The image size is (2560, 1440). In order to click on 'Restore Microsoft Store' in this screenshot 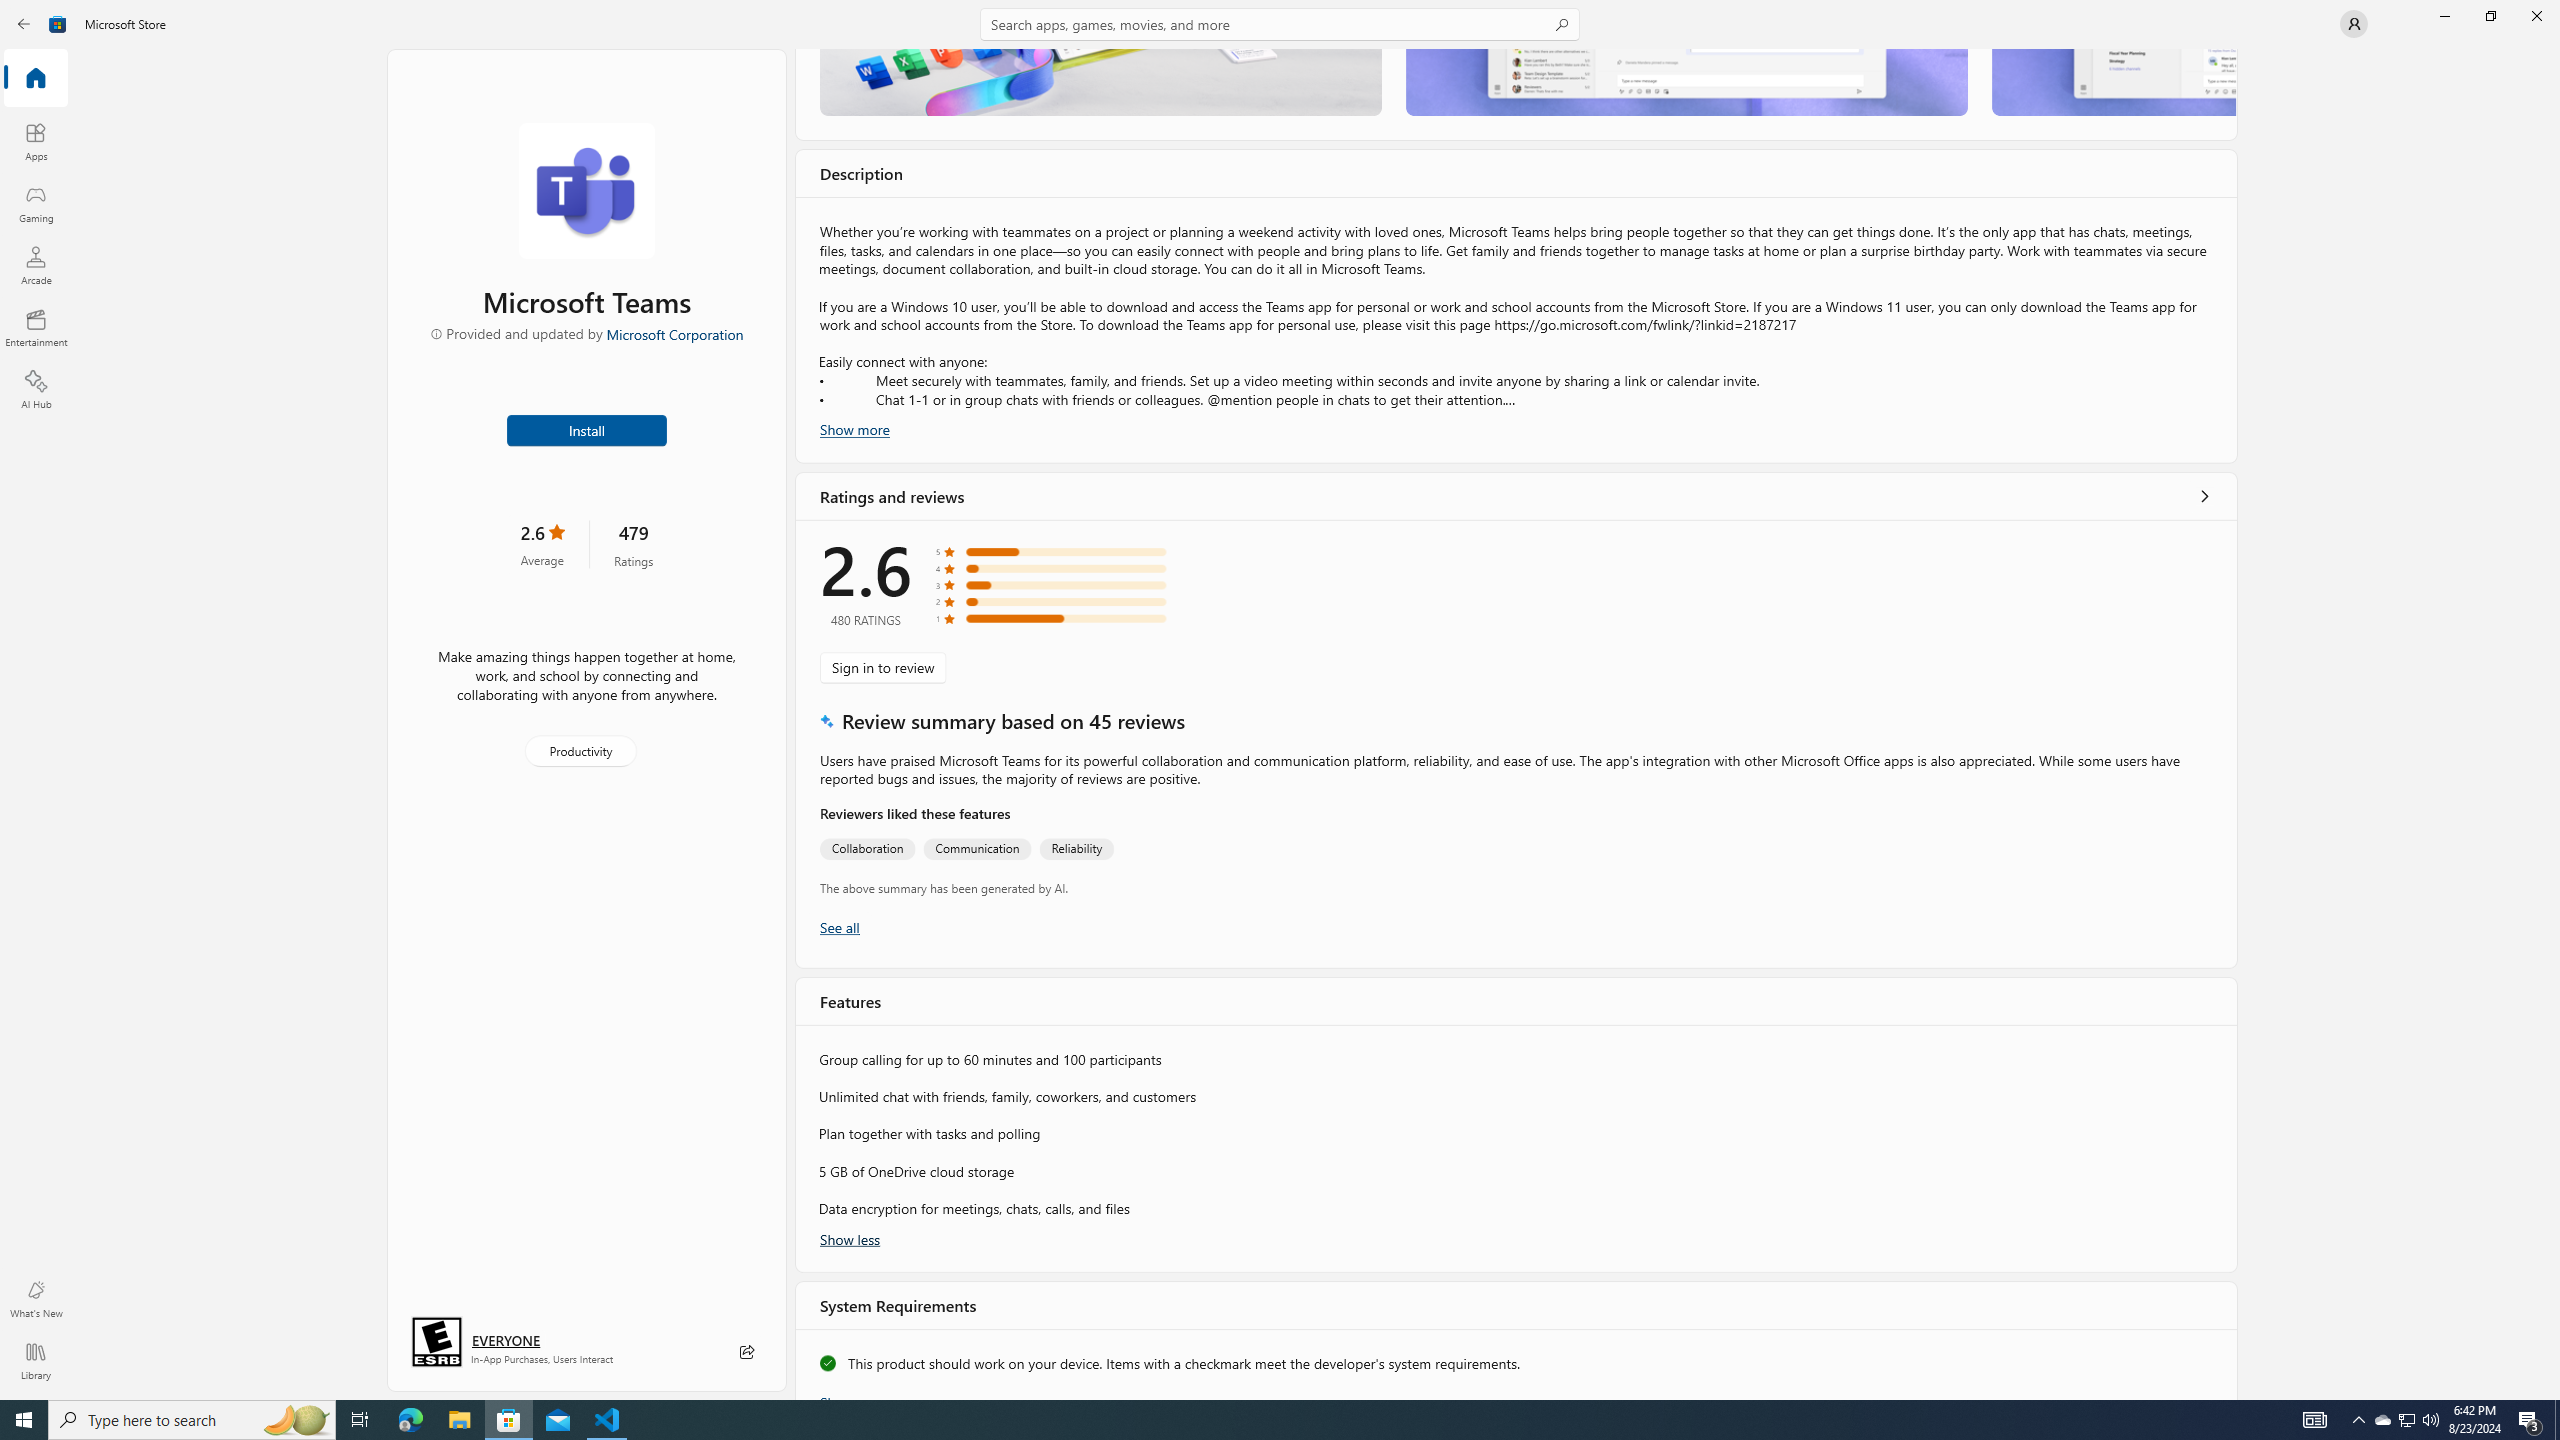, I will do `click(2490, 15)`.